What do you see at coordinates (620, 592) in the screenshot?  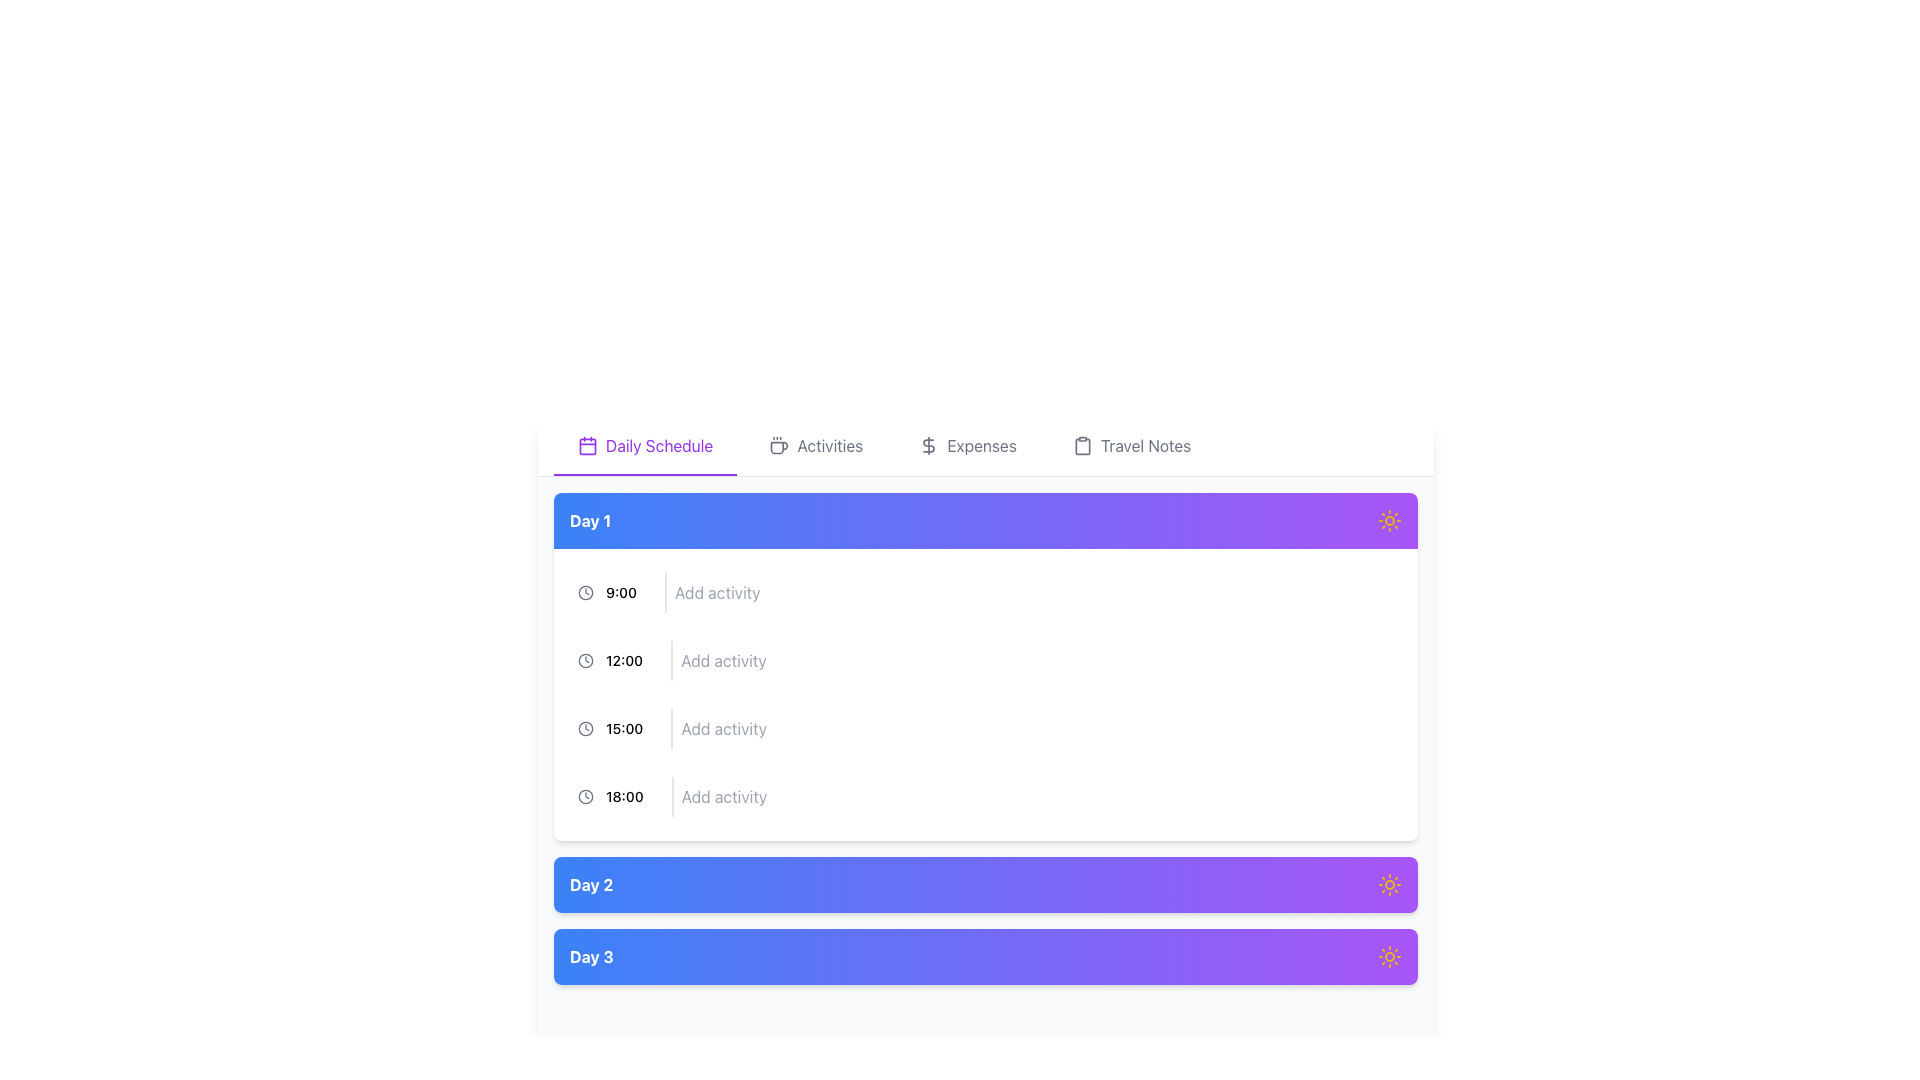 I see `the Text label displaying the time '9:00', which is the first listed time entry in the daily schedule for Day 1` at bounding box center [620, 592].